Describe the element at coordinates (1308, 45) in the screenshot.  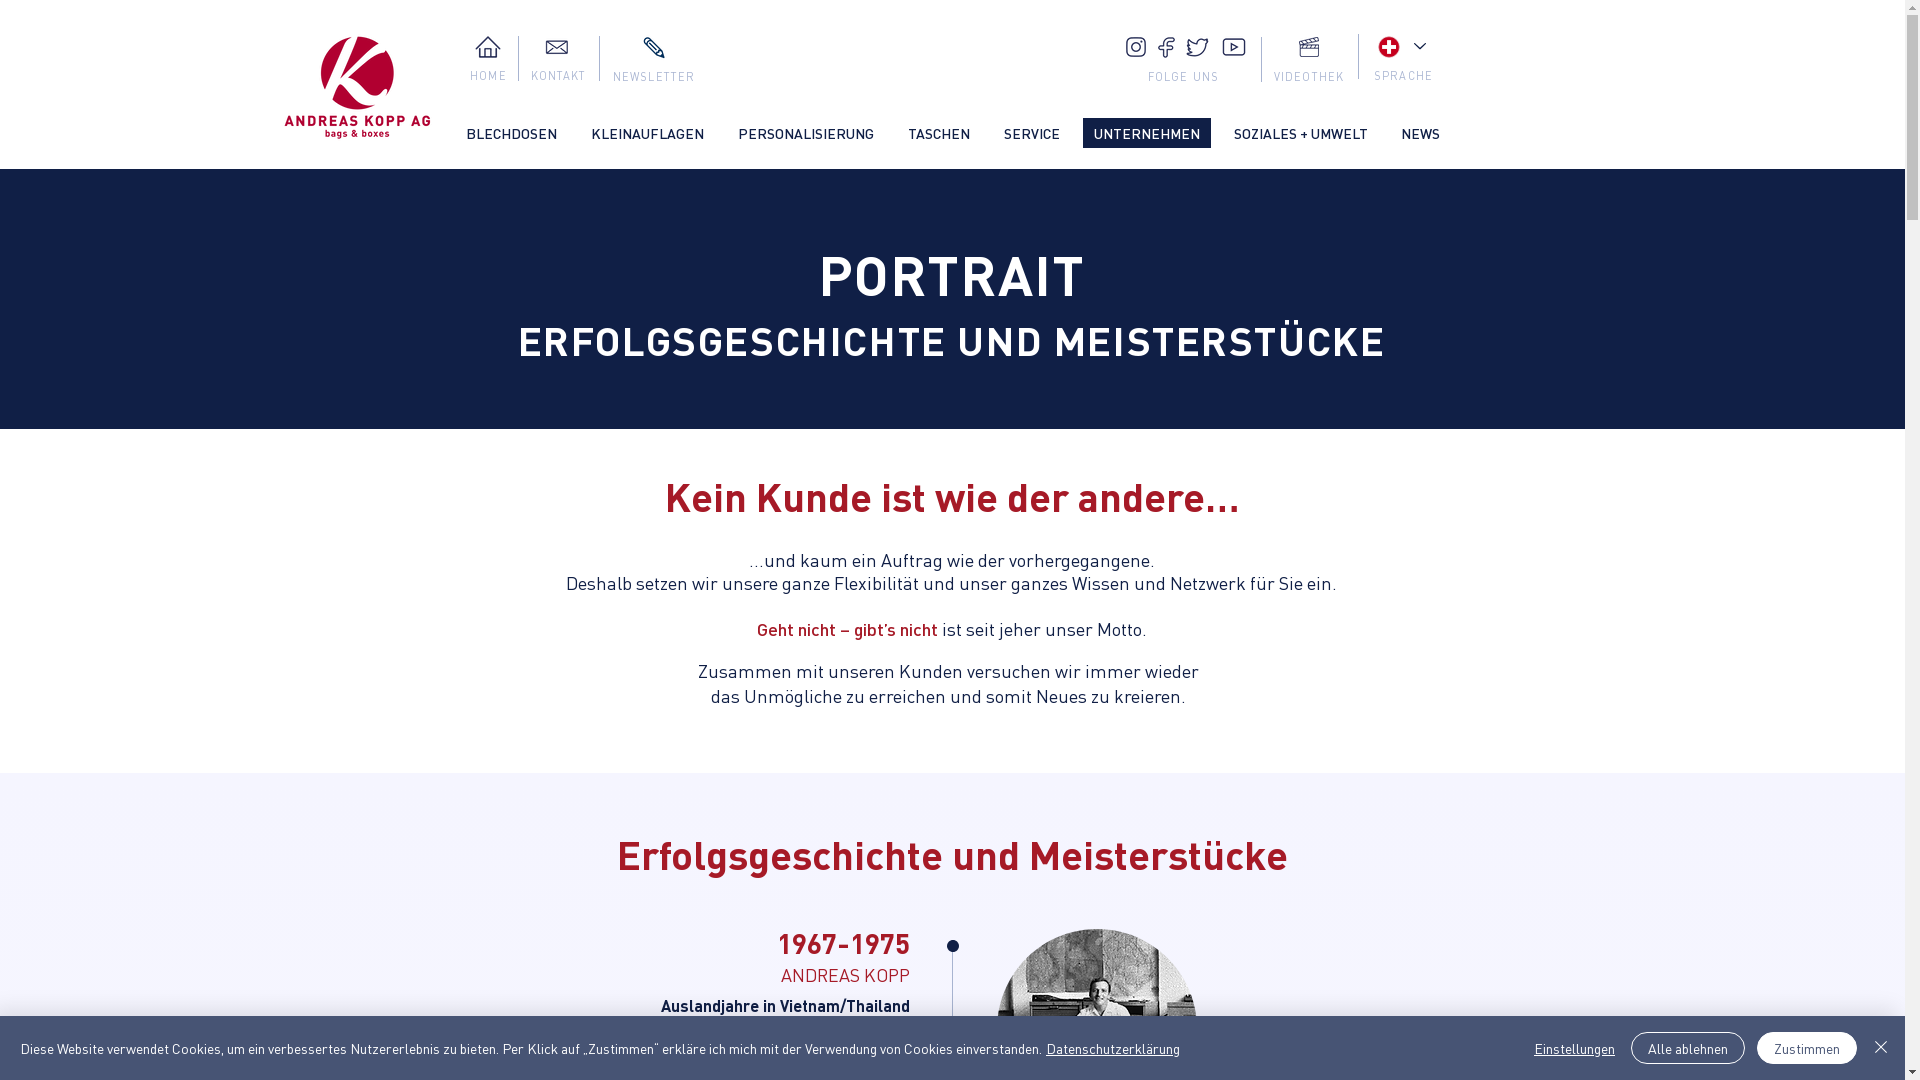
I see `'Videothek'` at that location.